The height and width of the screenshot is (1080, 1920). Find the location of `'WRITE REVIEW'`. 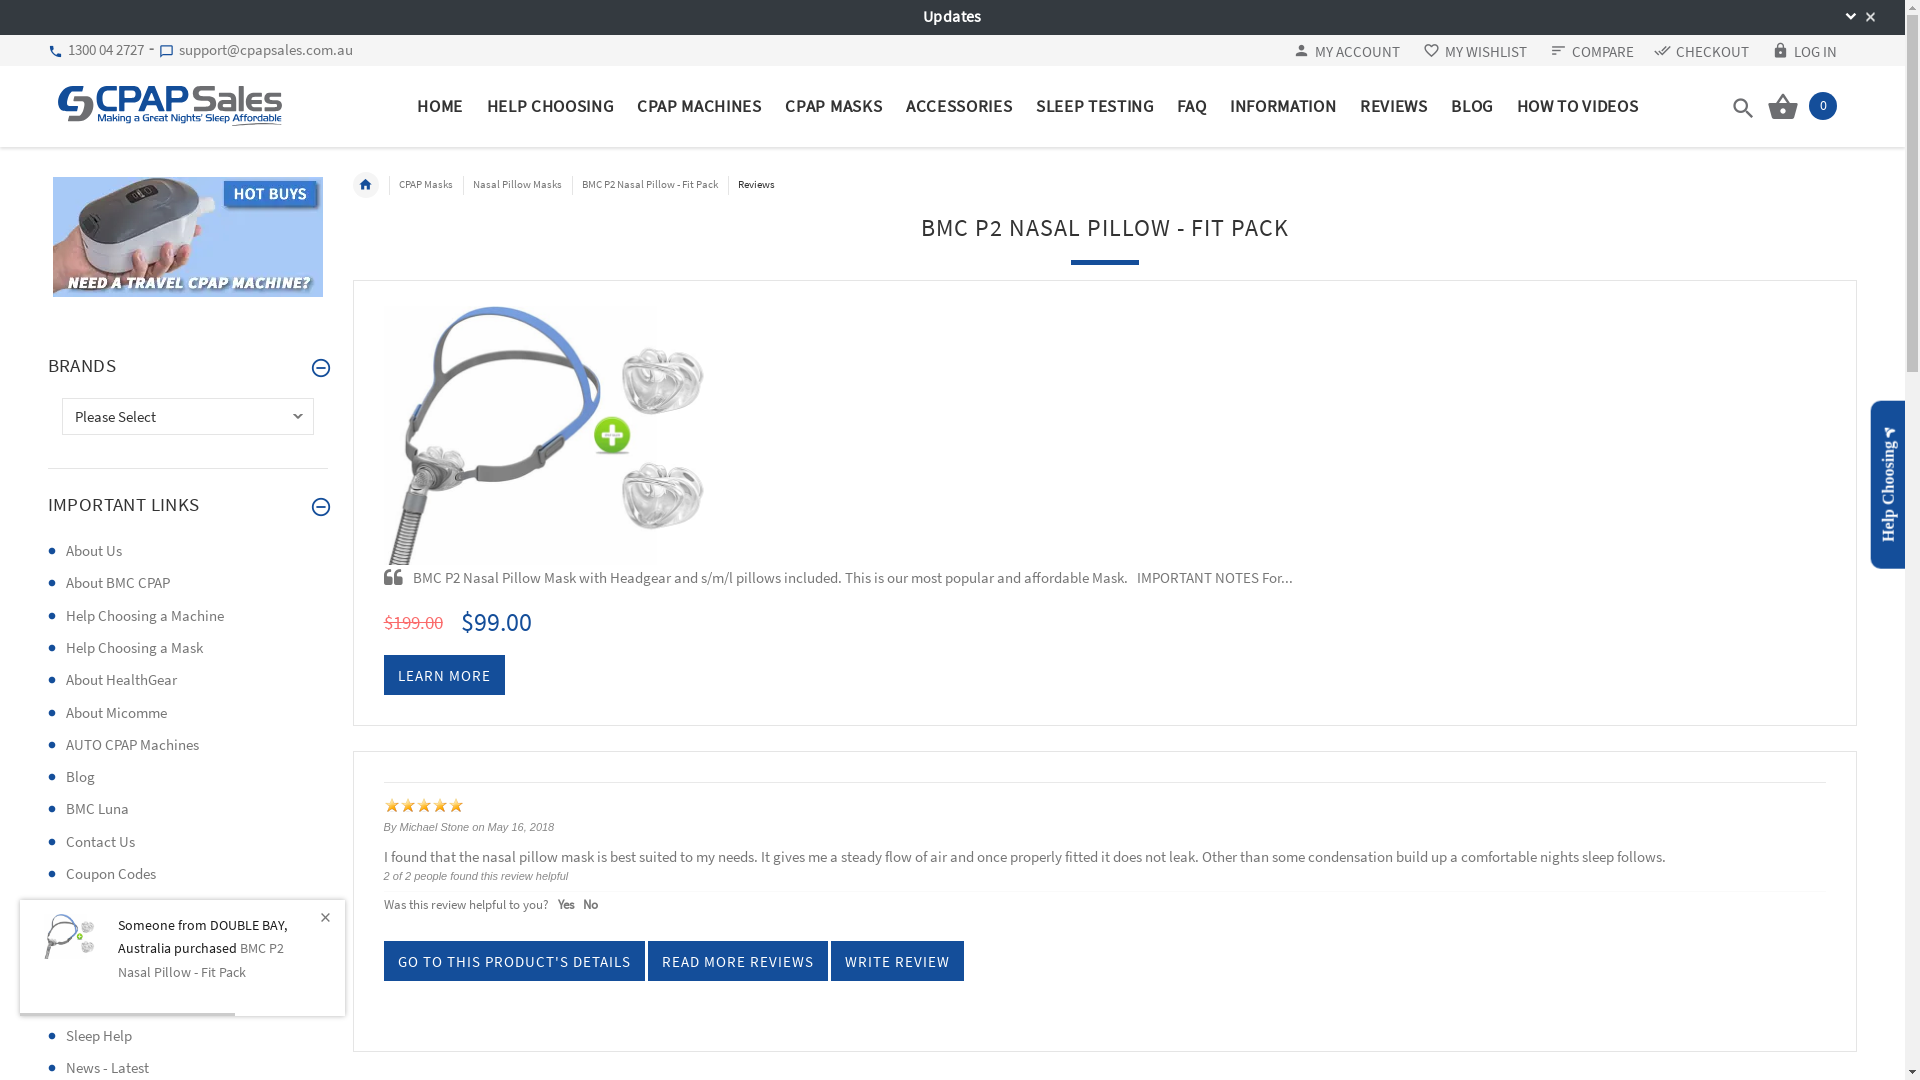

'WRITE REVIEW' is located at coordinates (830, 959).